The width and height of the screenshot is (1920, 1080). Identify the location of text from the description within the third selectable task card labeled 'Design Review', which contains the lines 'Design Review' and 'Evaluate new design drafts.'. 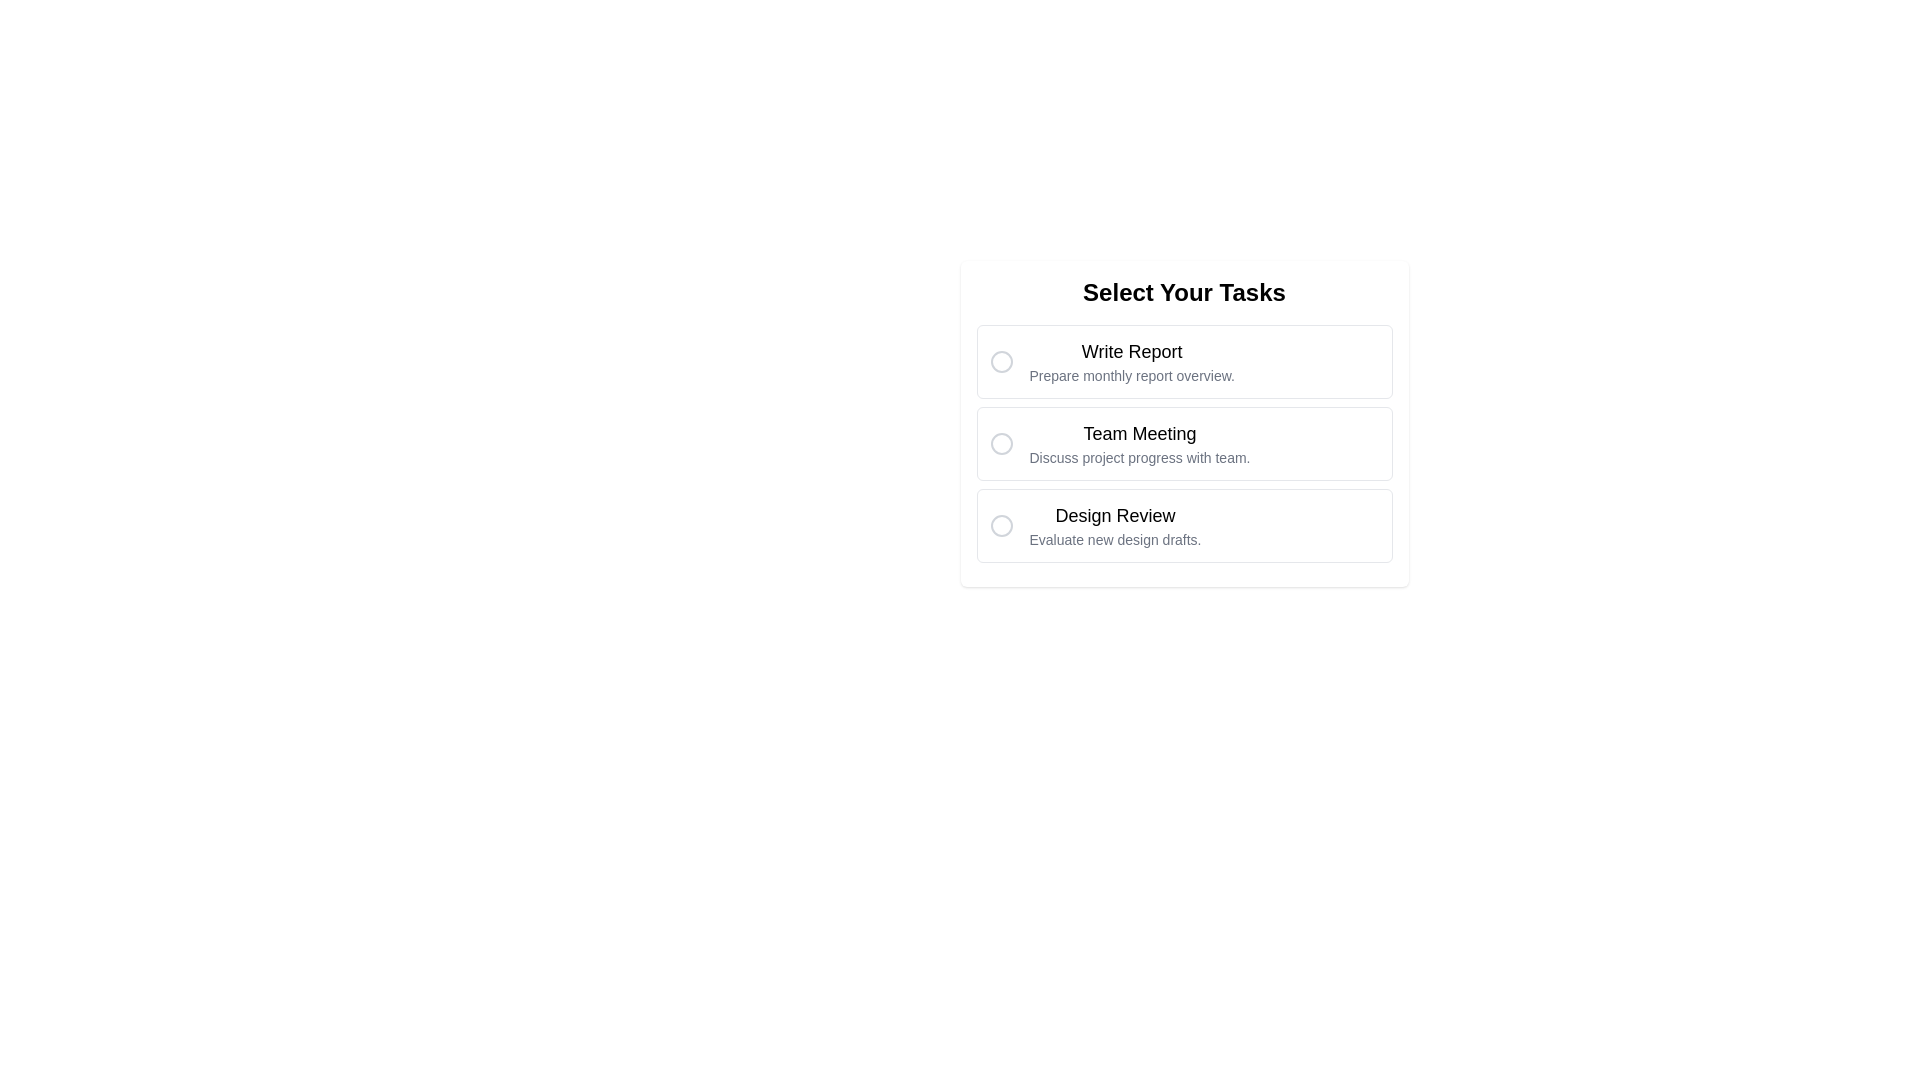
(1114, 524).